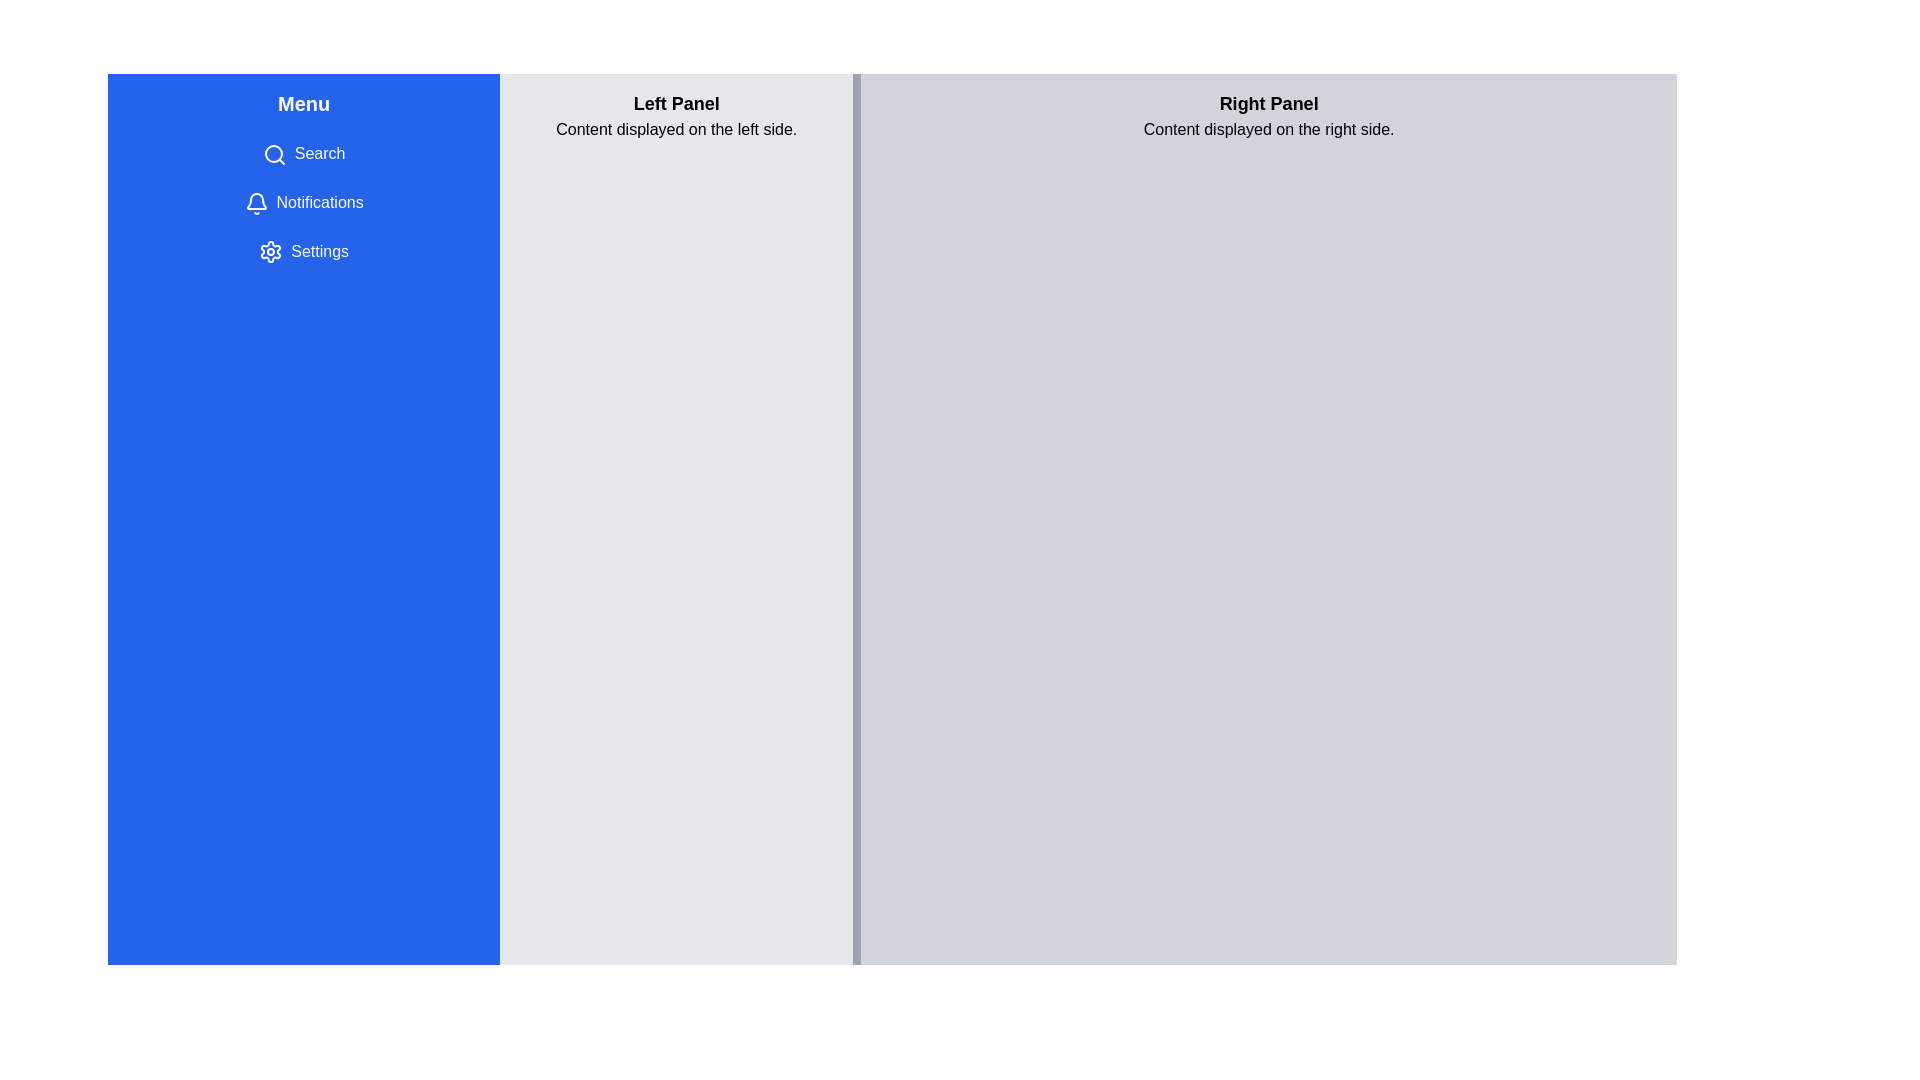  Describe the element at coordinates (303, 250) in the screenshot. I see `the 'Settings' menu item, which is a button-like element represented by a cogwheel icon and white text, located in the vertical navigation menu on the left side of the interface` at that location.